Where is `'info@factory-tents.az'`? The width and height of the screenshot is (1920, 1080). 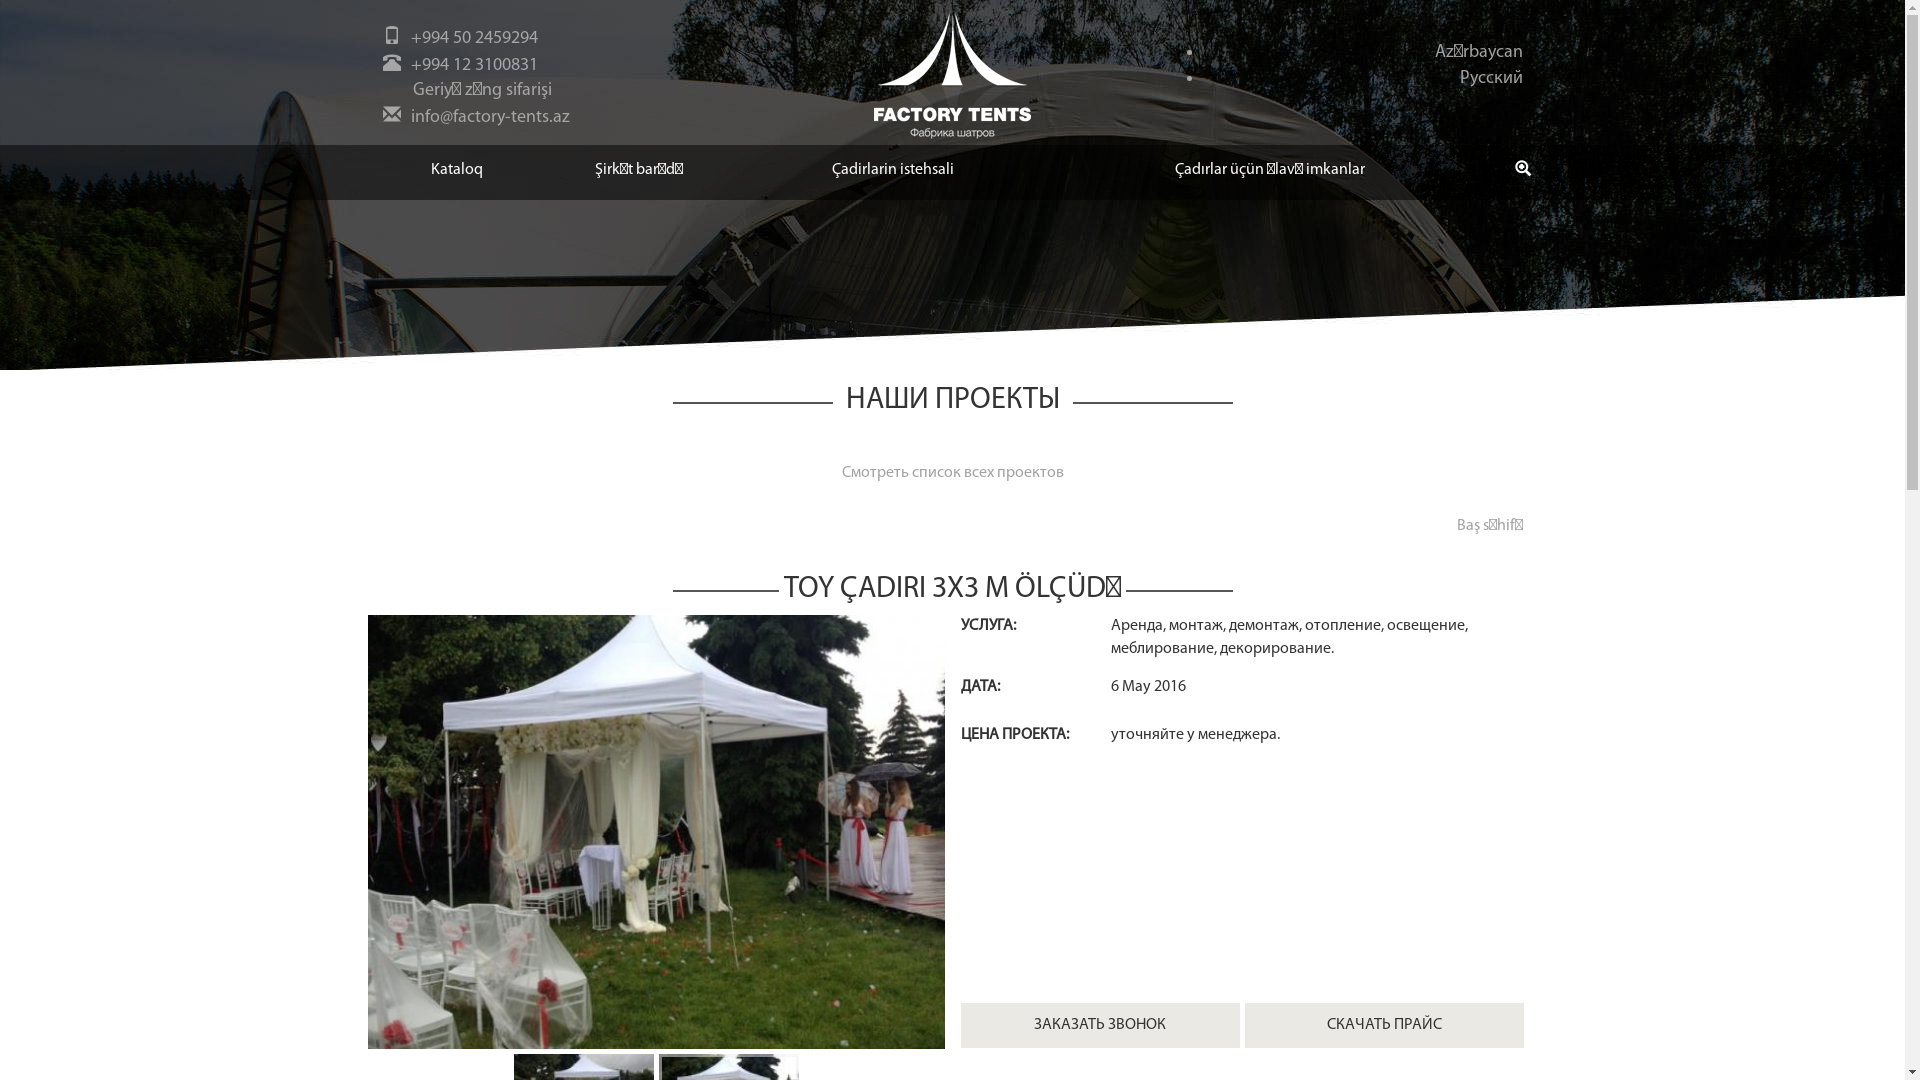
'info@factory-tents.az' is located at coordinates (489, 117).